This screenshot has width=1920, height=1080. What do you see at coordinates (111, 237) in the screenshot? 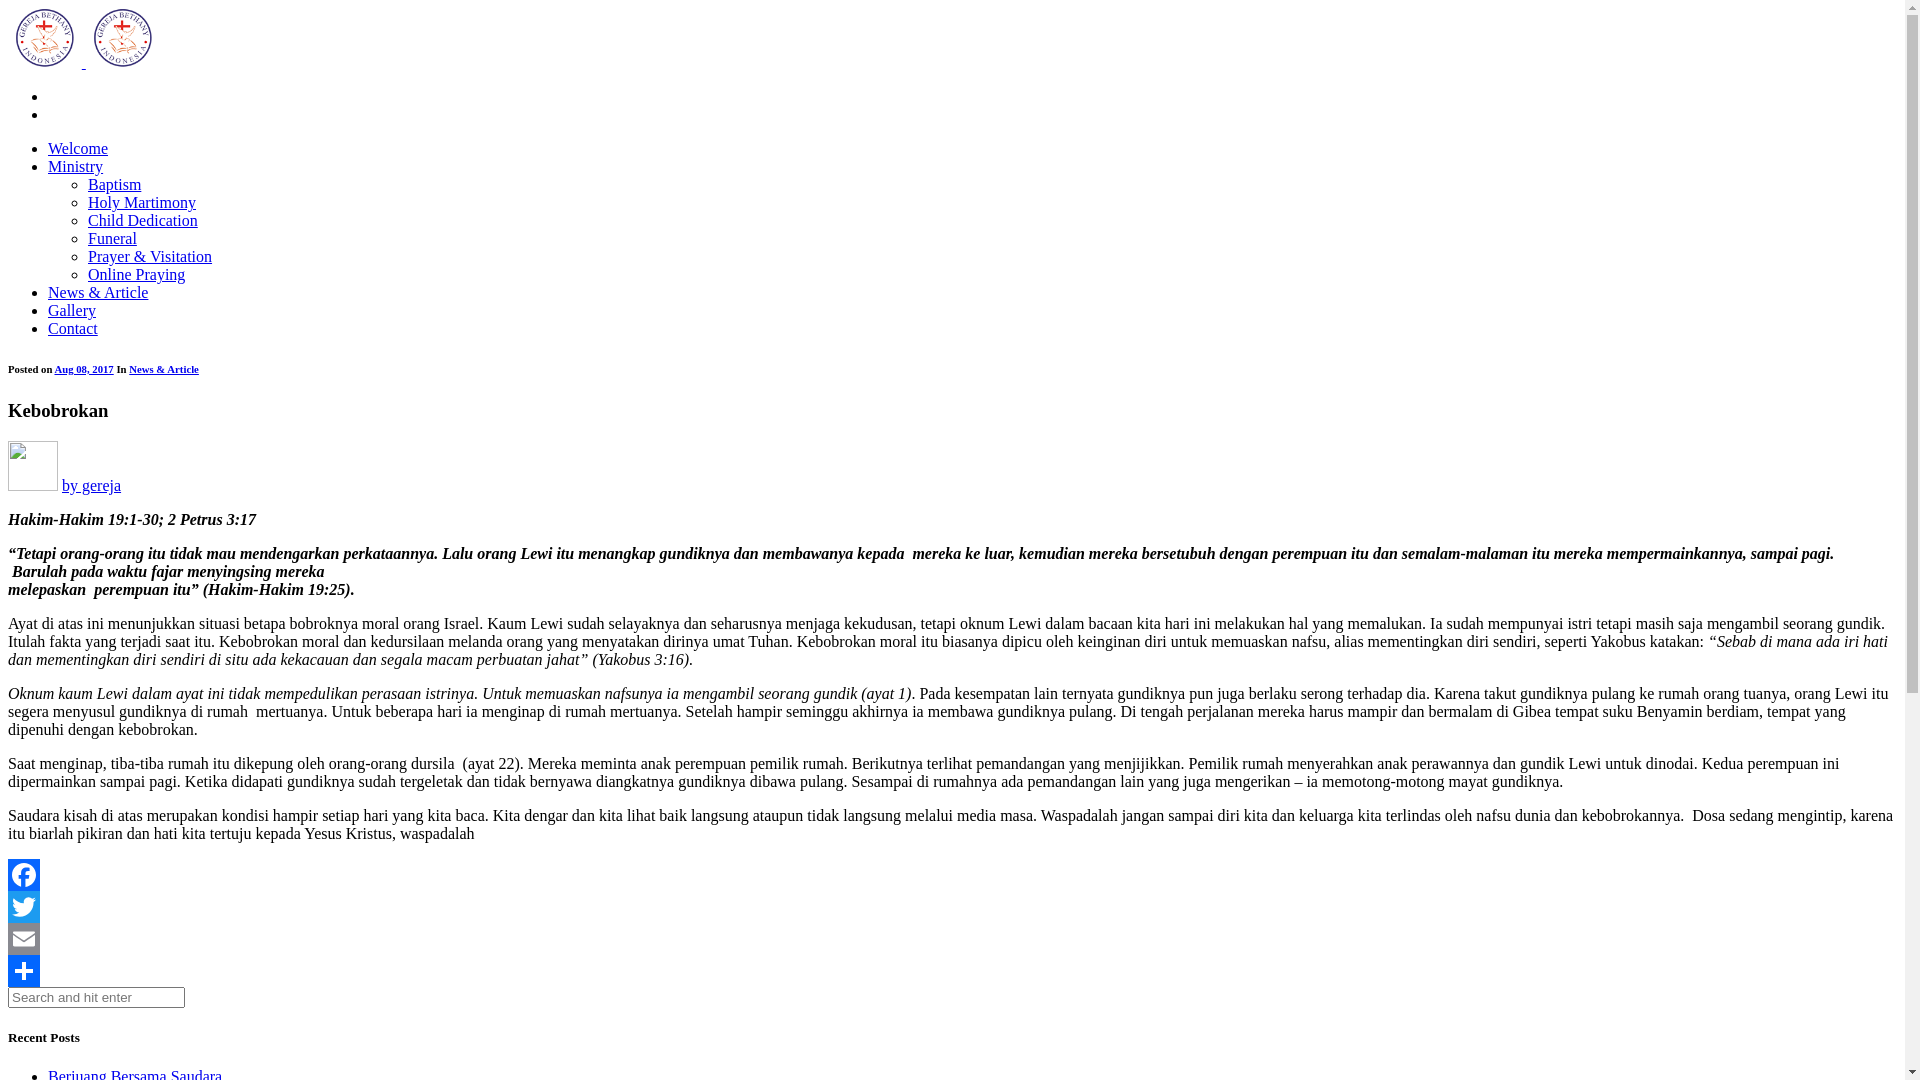
I see `'Funeral'` at bounding box center [111, 237].